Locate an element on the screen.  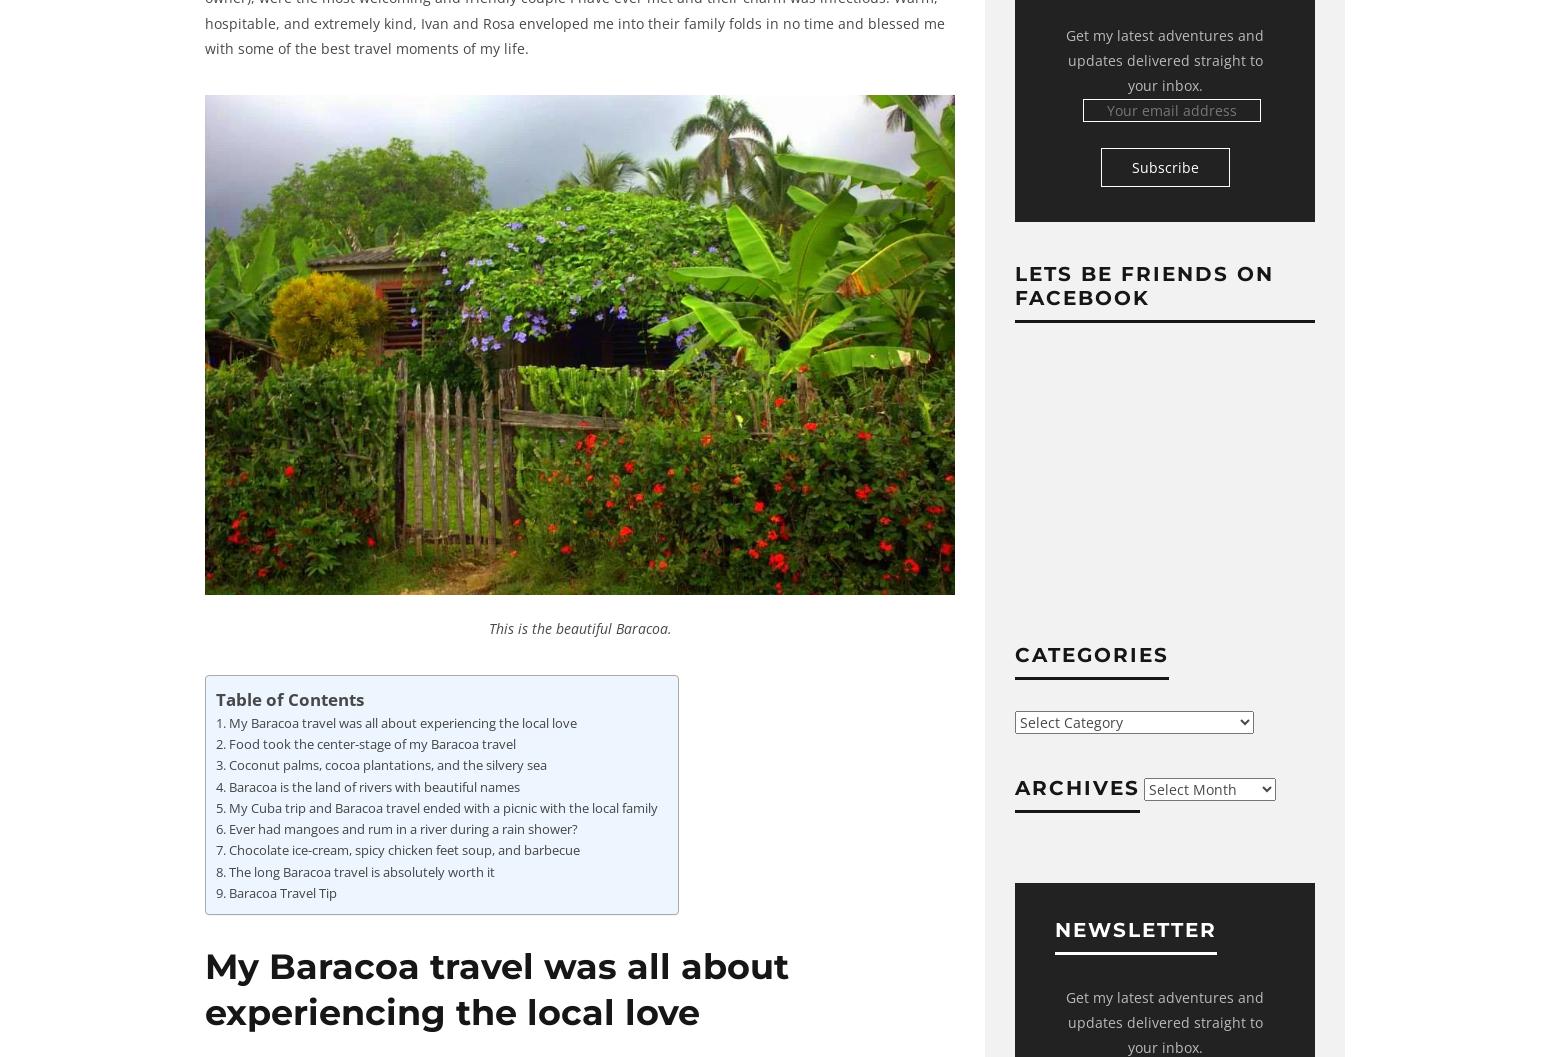
'Chocolate ice-cream, spicy chicken feet soup, and barbecue' is located at coordinates (403, 851).